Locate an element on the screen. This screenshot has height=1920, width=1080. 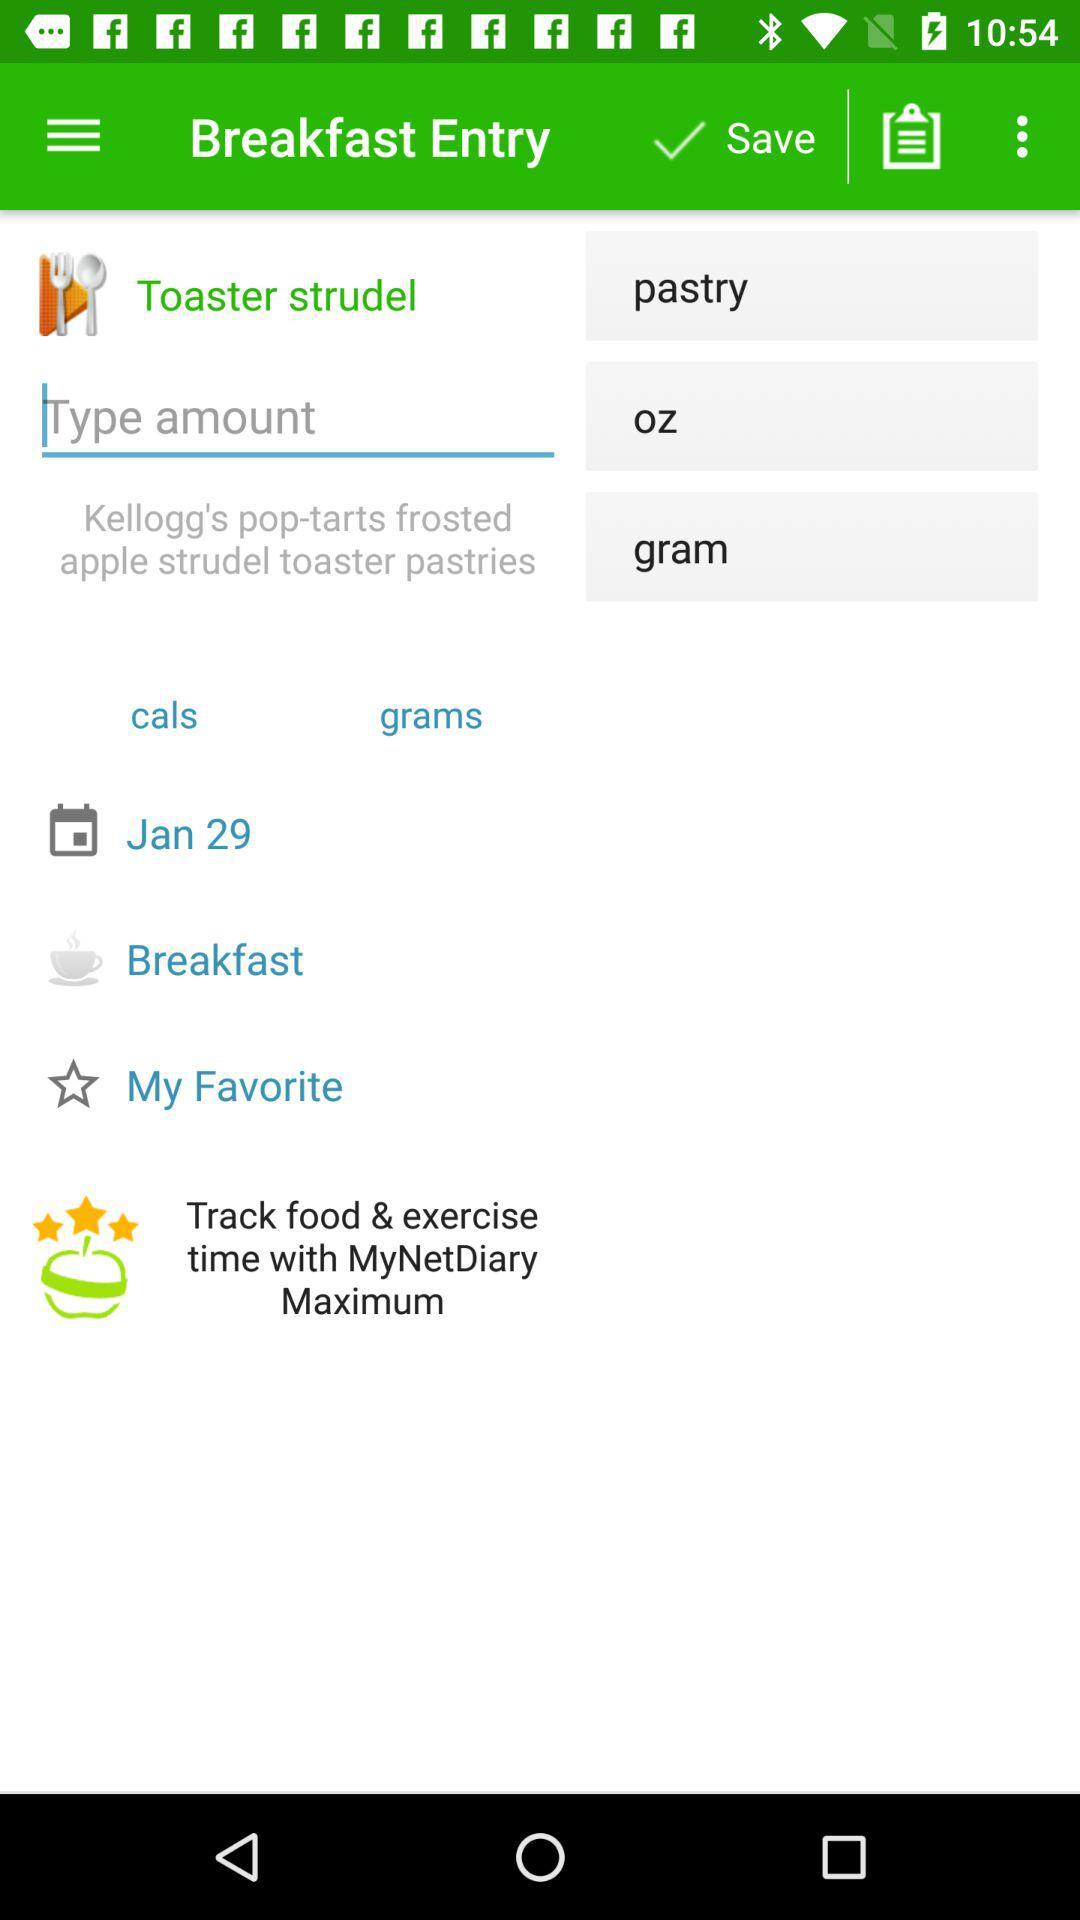
gram icon is located at coordinates (657, 546).